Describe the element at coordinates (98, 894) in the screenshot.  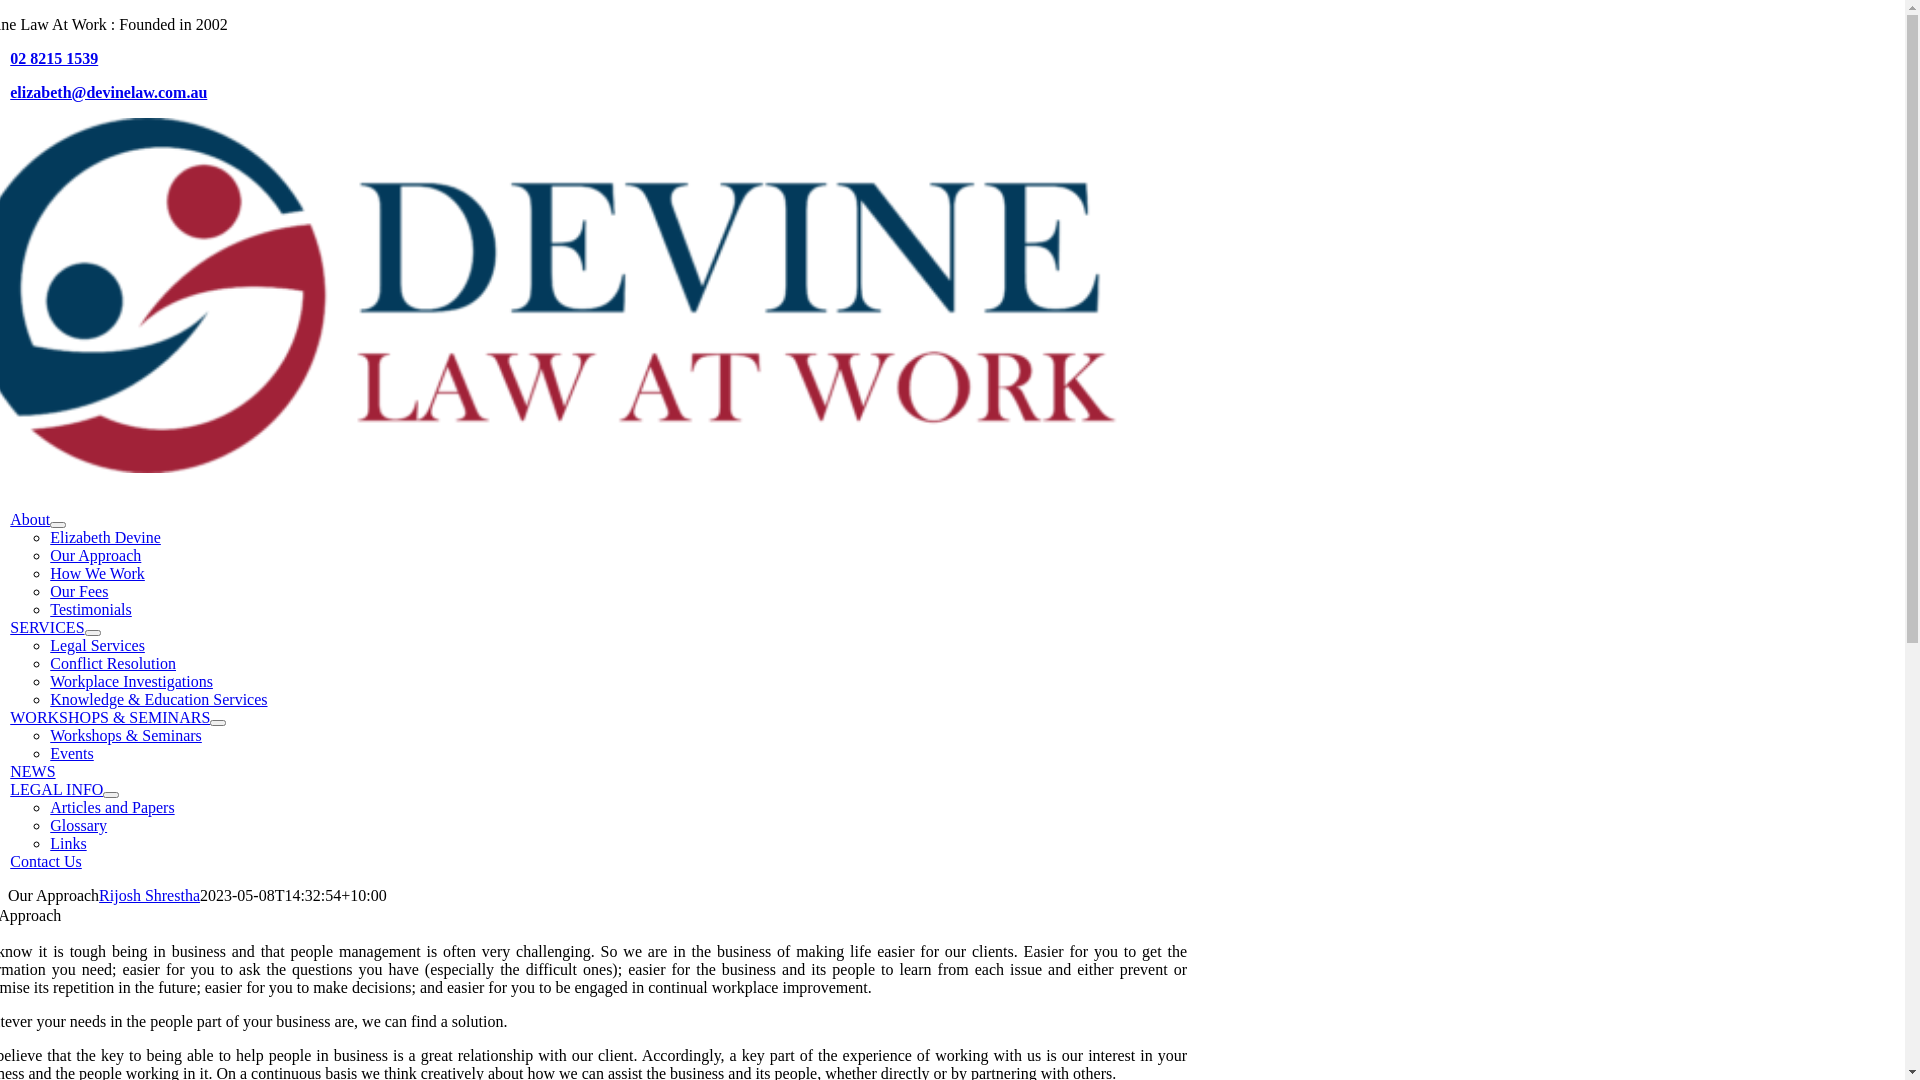
I see `'Rijosh Shrestha'` at that location.